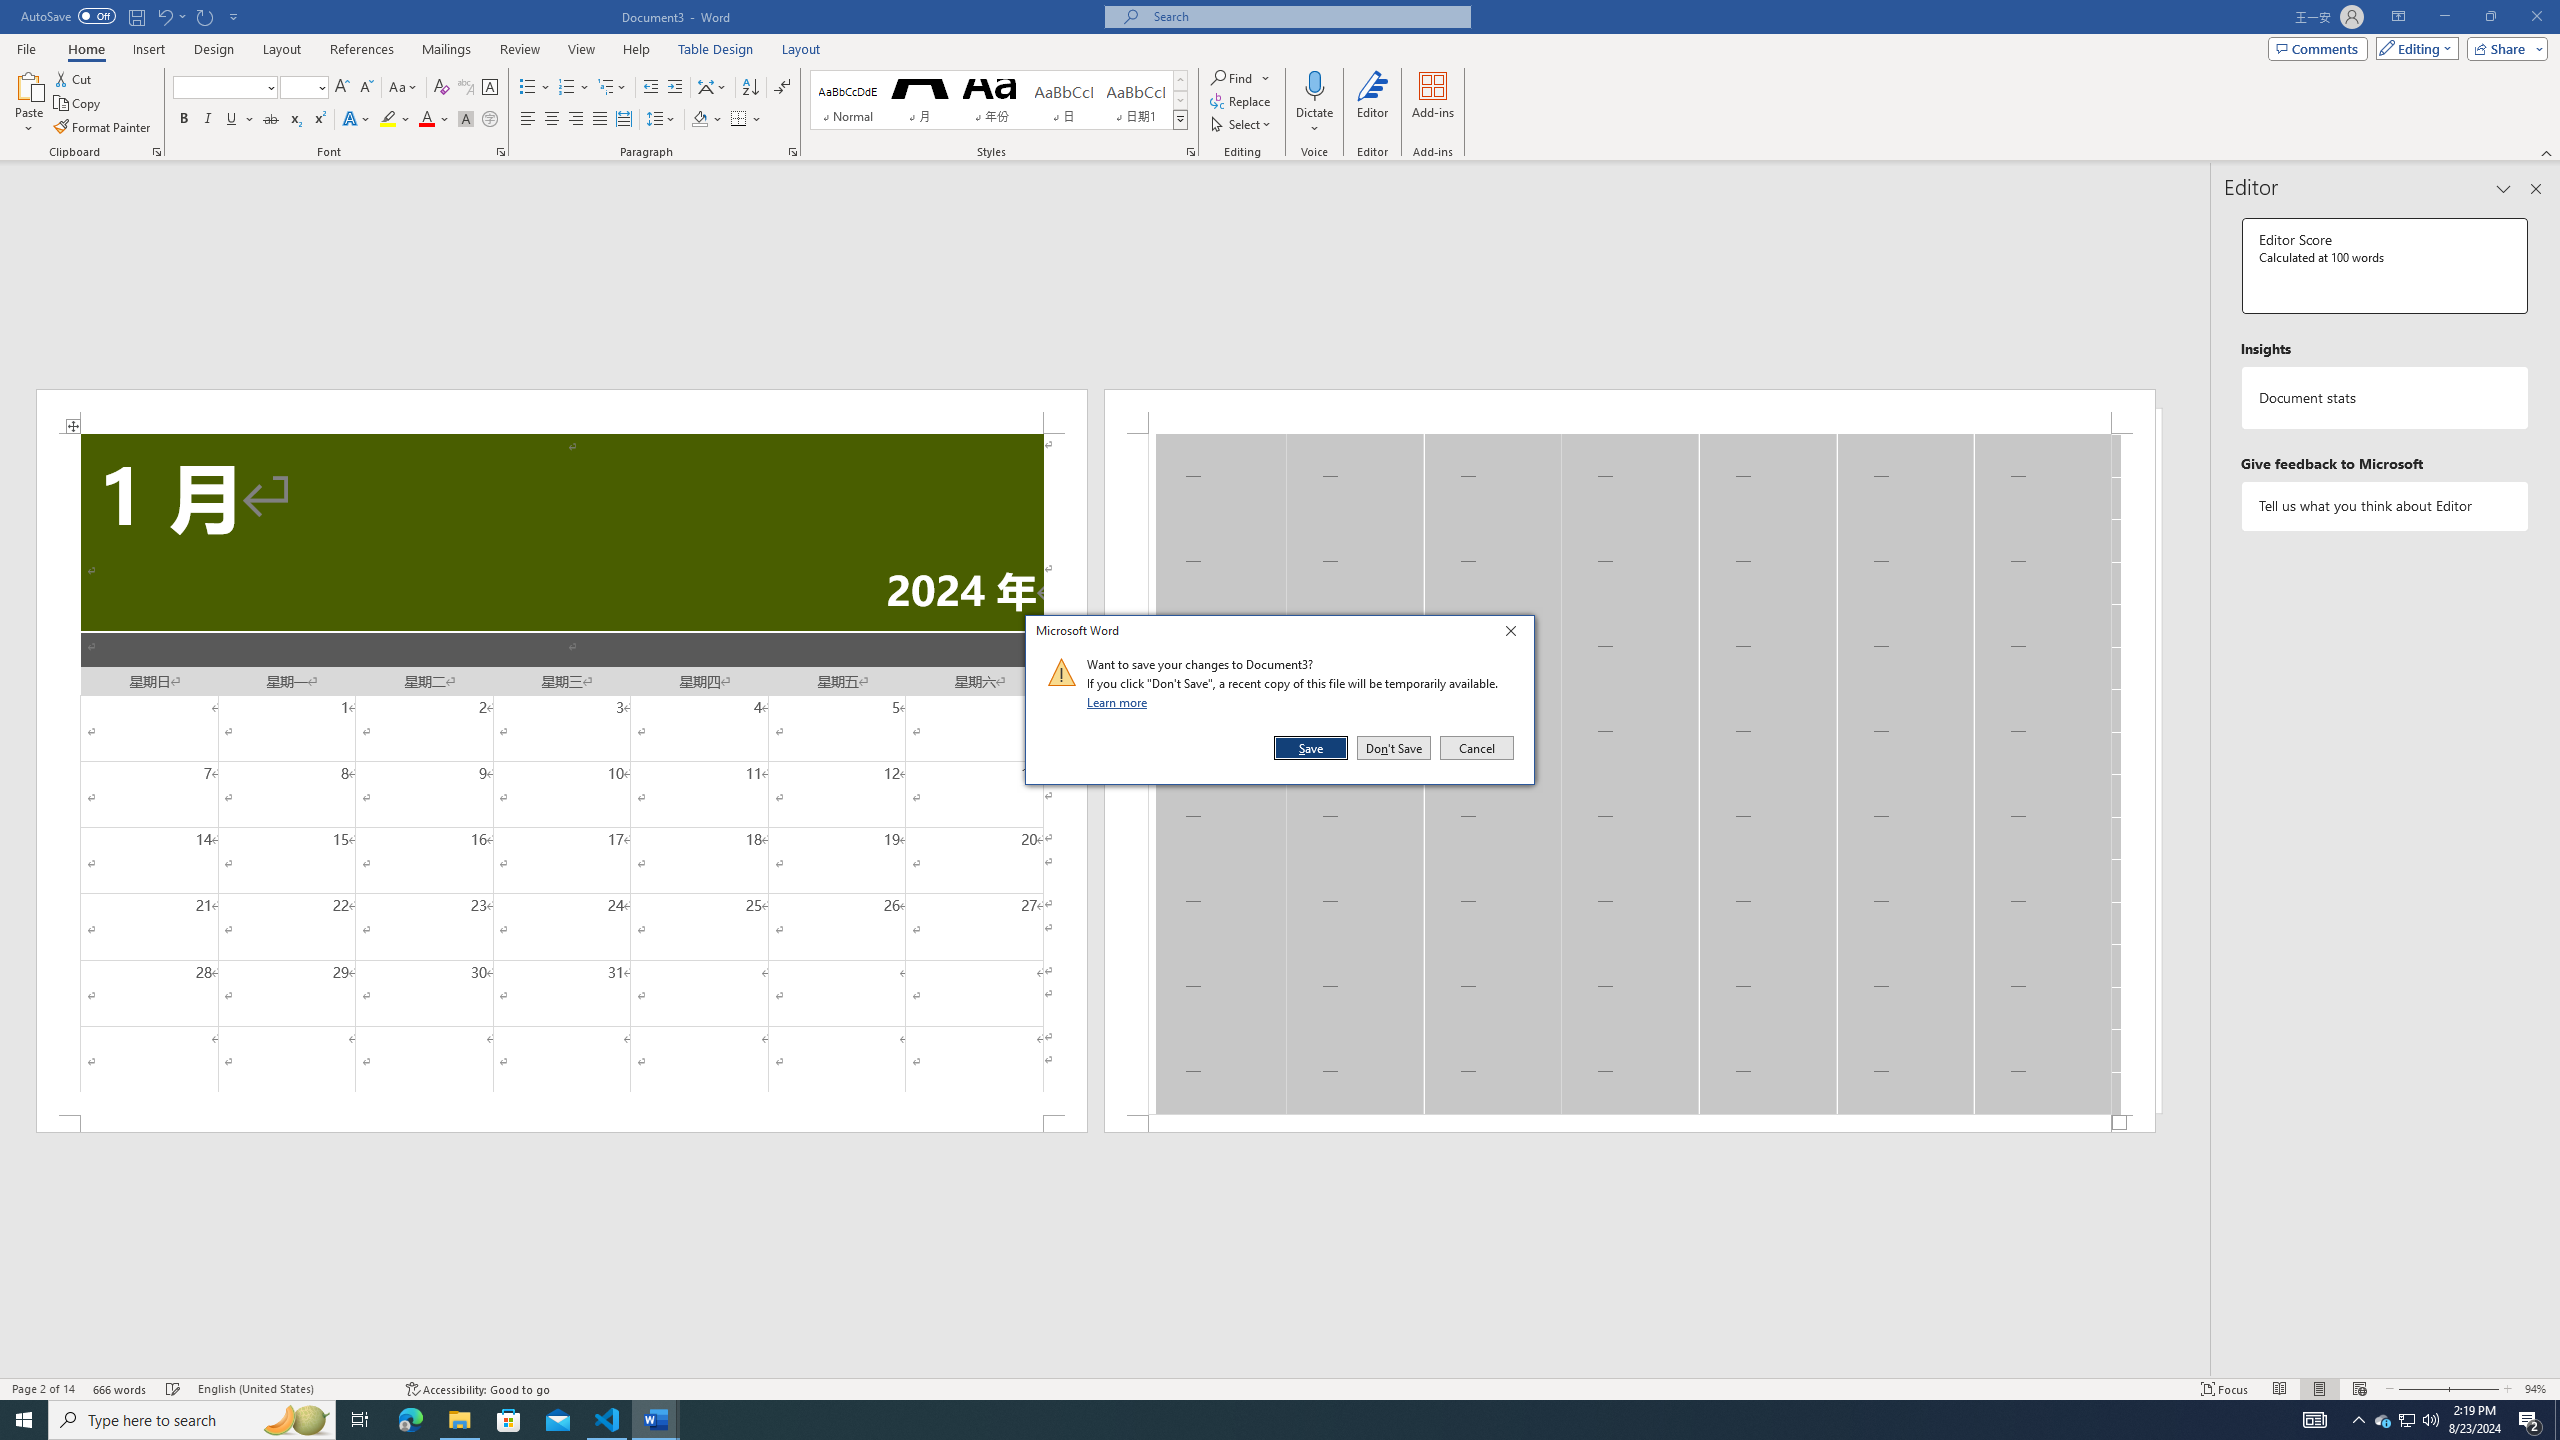  I want to click on 'Shrink Font', so click(366, 87).